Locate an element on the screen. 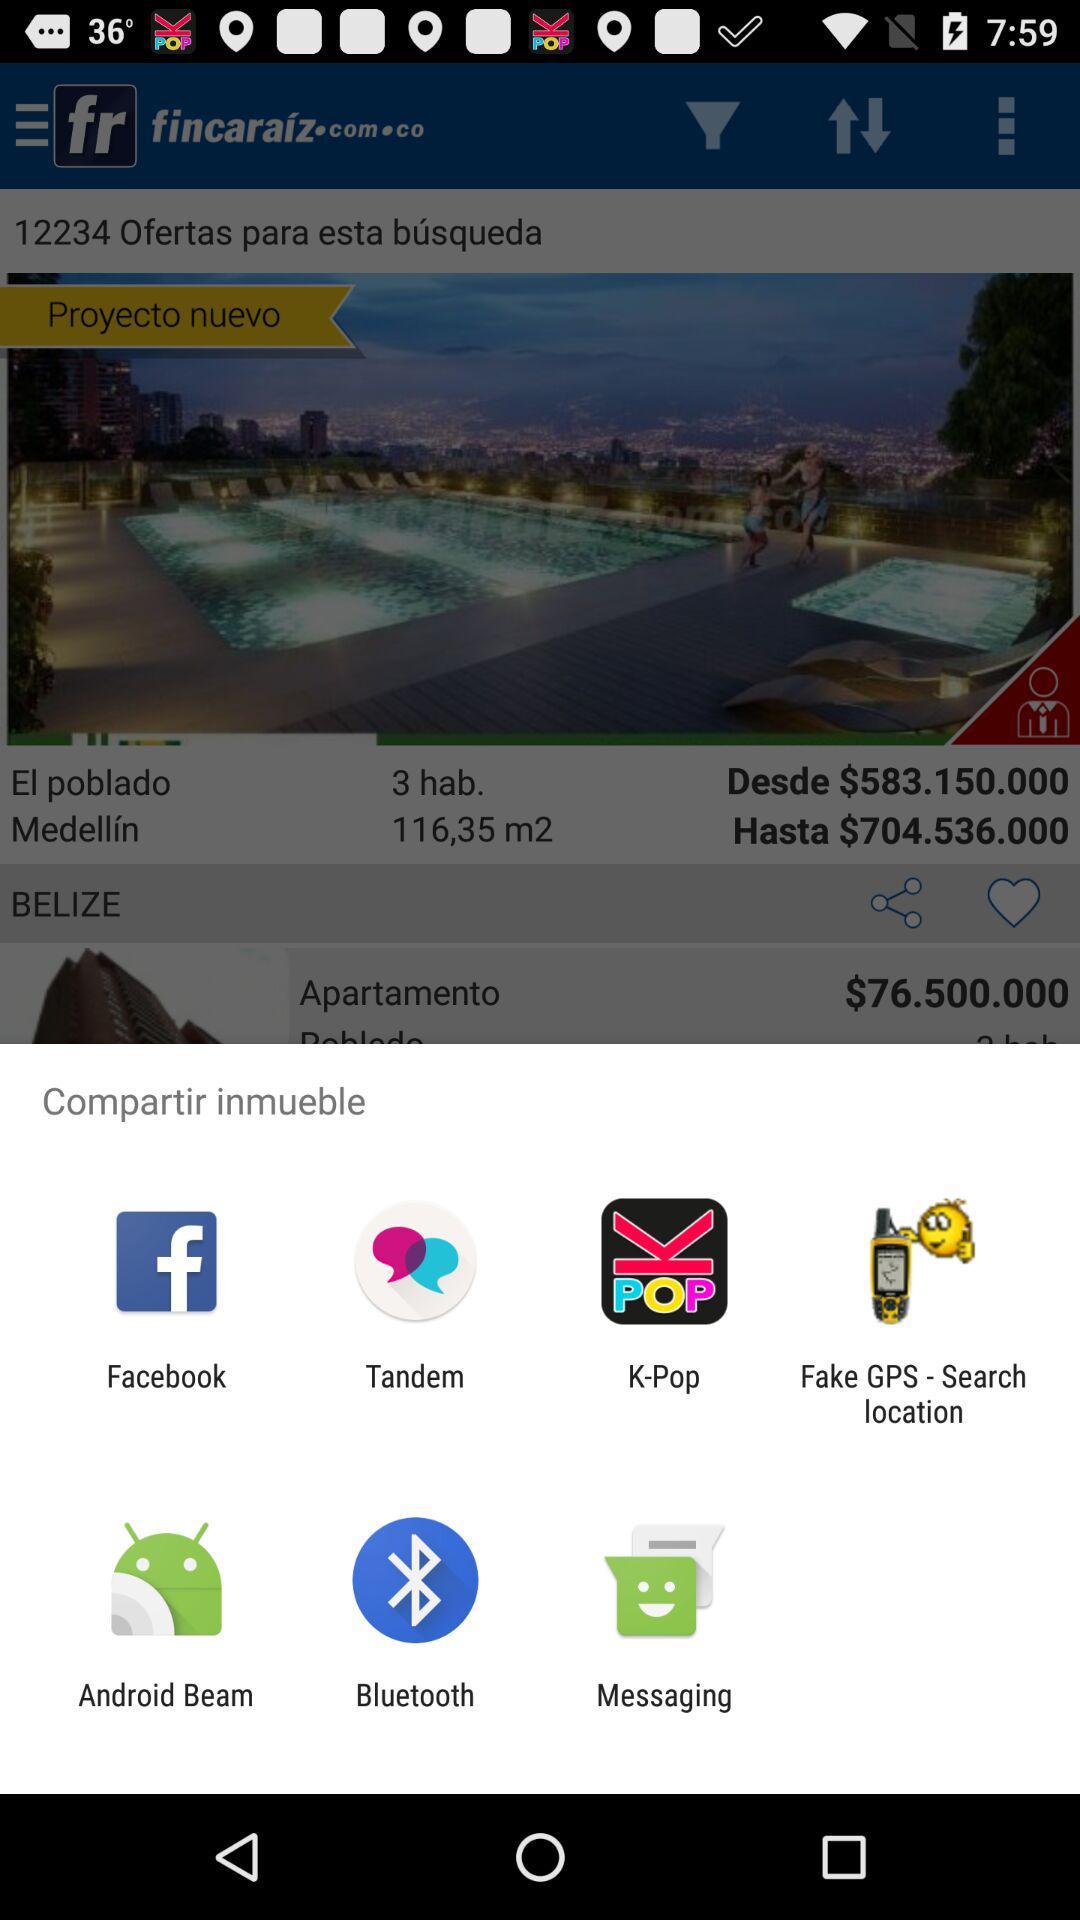 The height and width of the screenshot is (1920, 1080). android beam app is located at coordinates (165, 1711).